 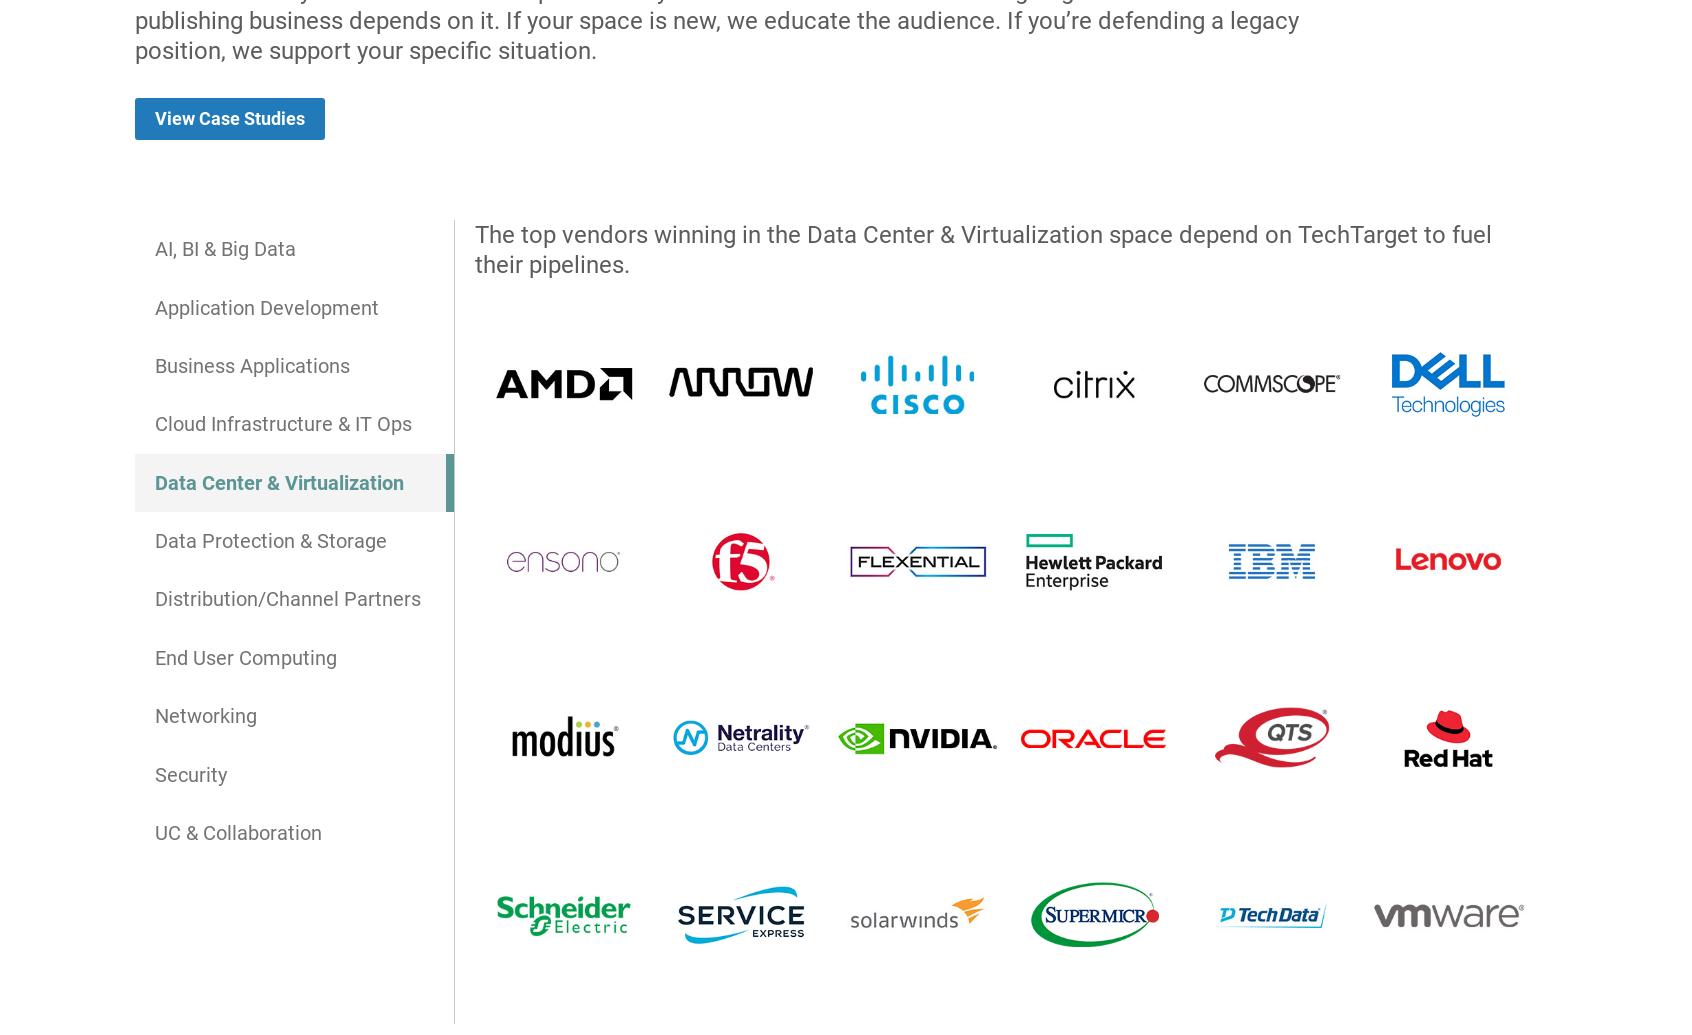 I want to click on 'Networking', so click(x=204, y=715).